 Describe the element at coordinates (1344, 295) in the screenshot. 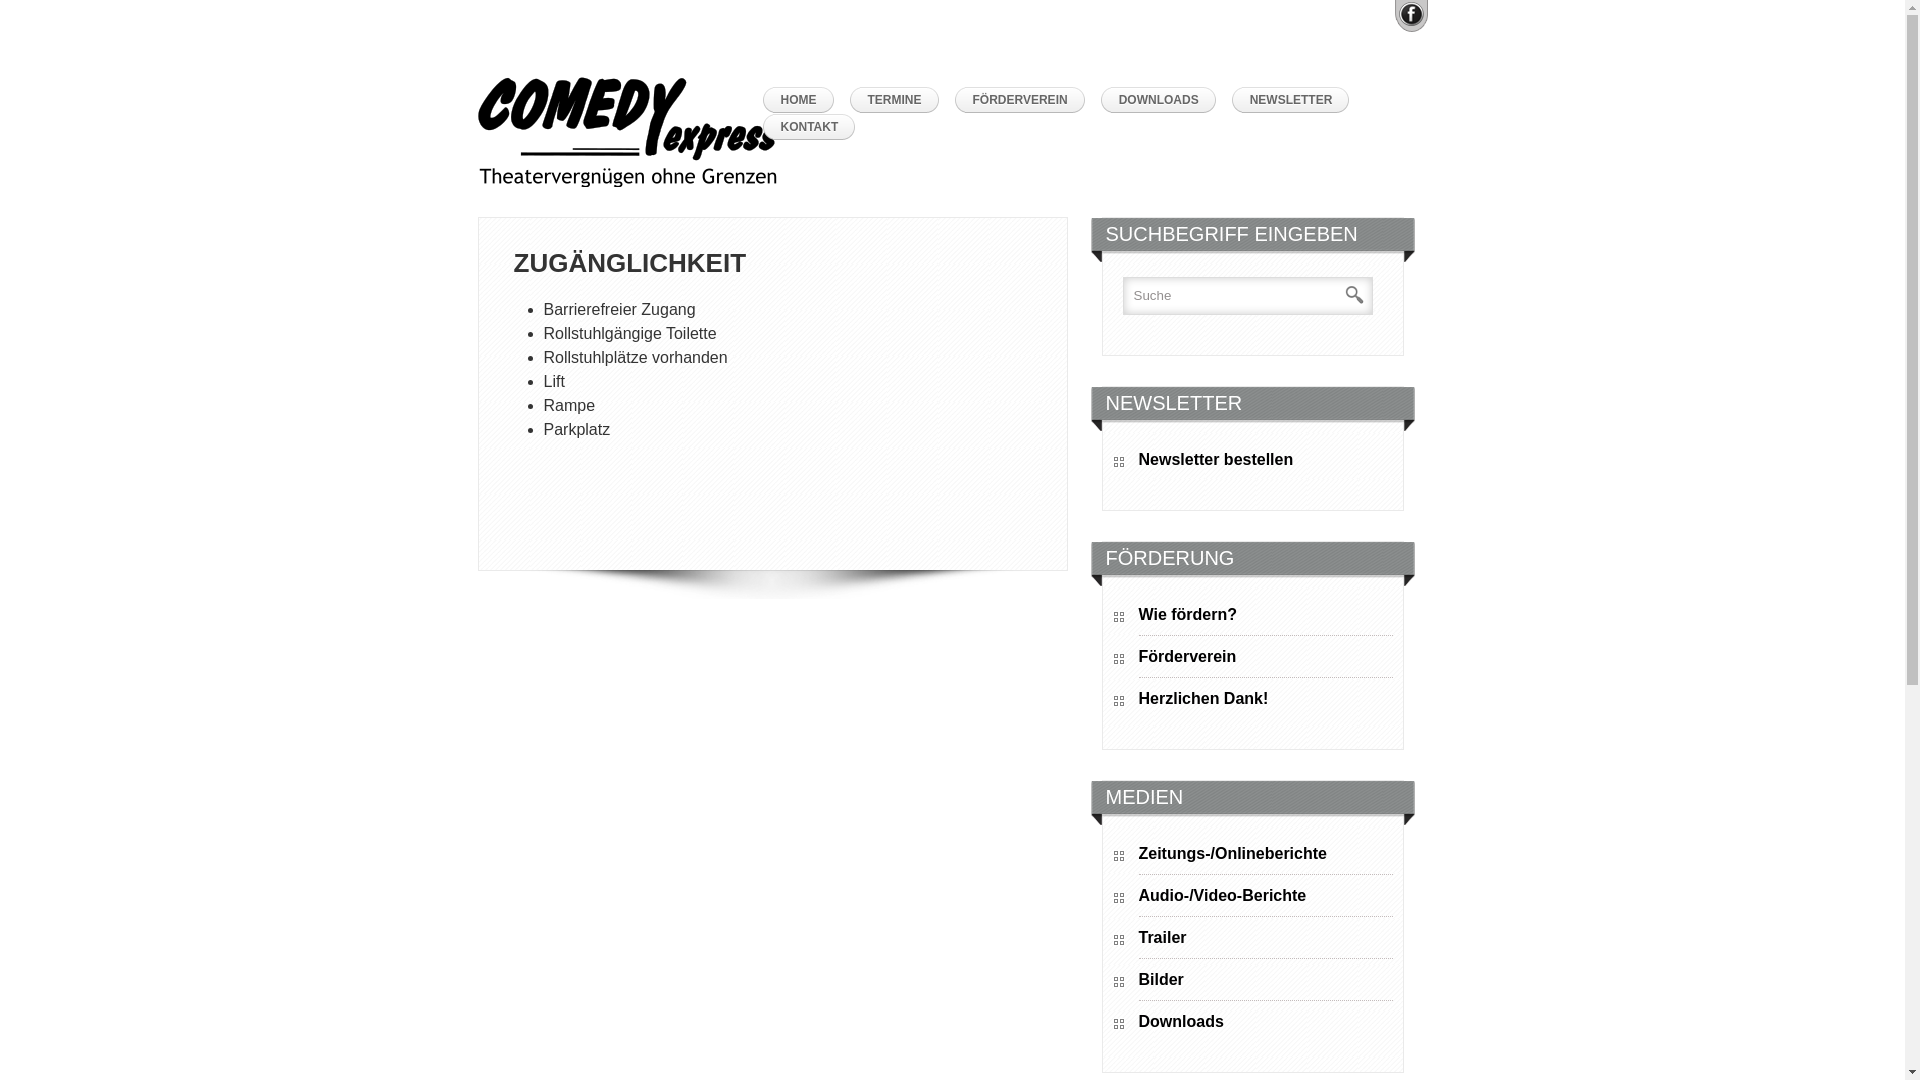

I see `'Search'` at that location.